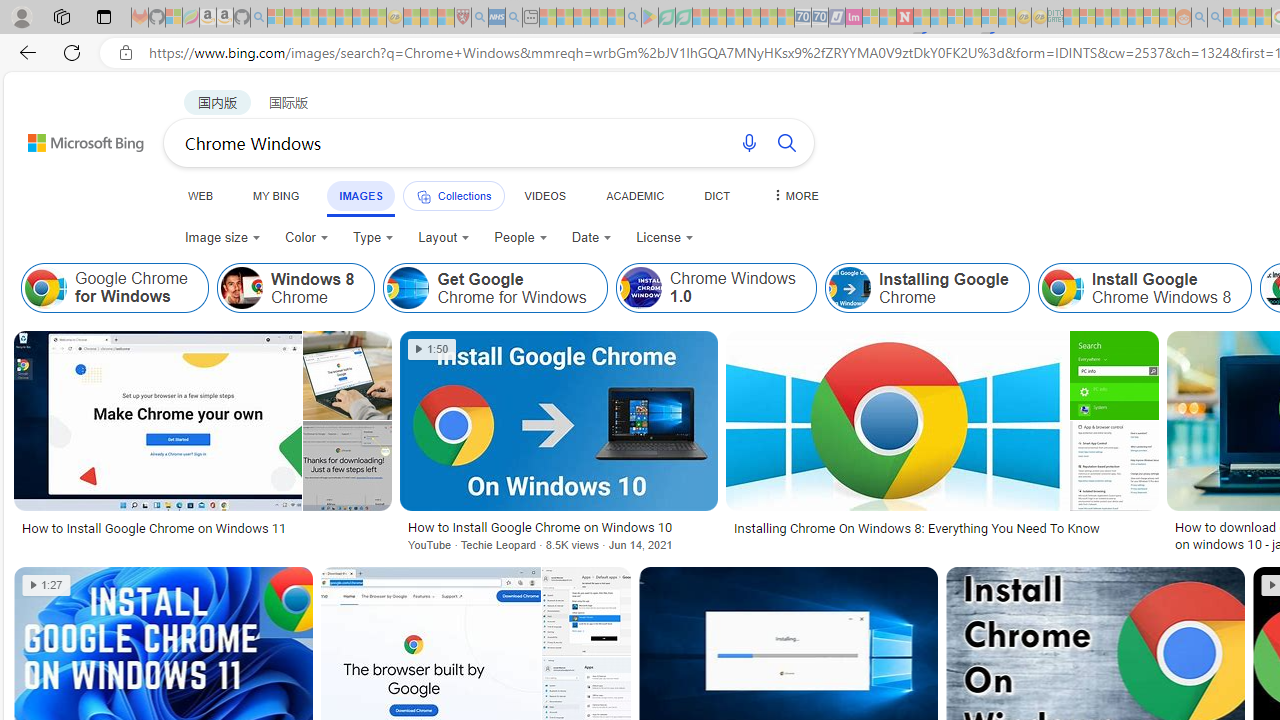  What do you see at coordinates (665, 236) in the screenshot?
I see `'License'` at bounding box center [665, 236].